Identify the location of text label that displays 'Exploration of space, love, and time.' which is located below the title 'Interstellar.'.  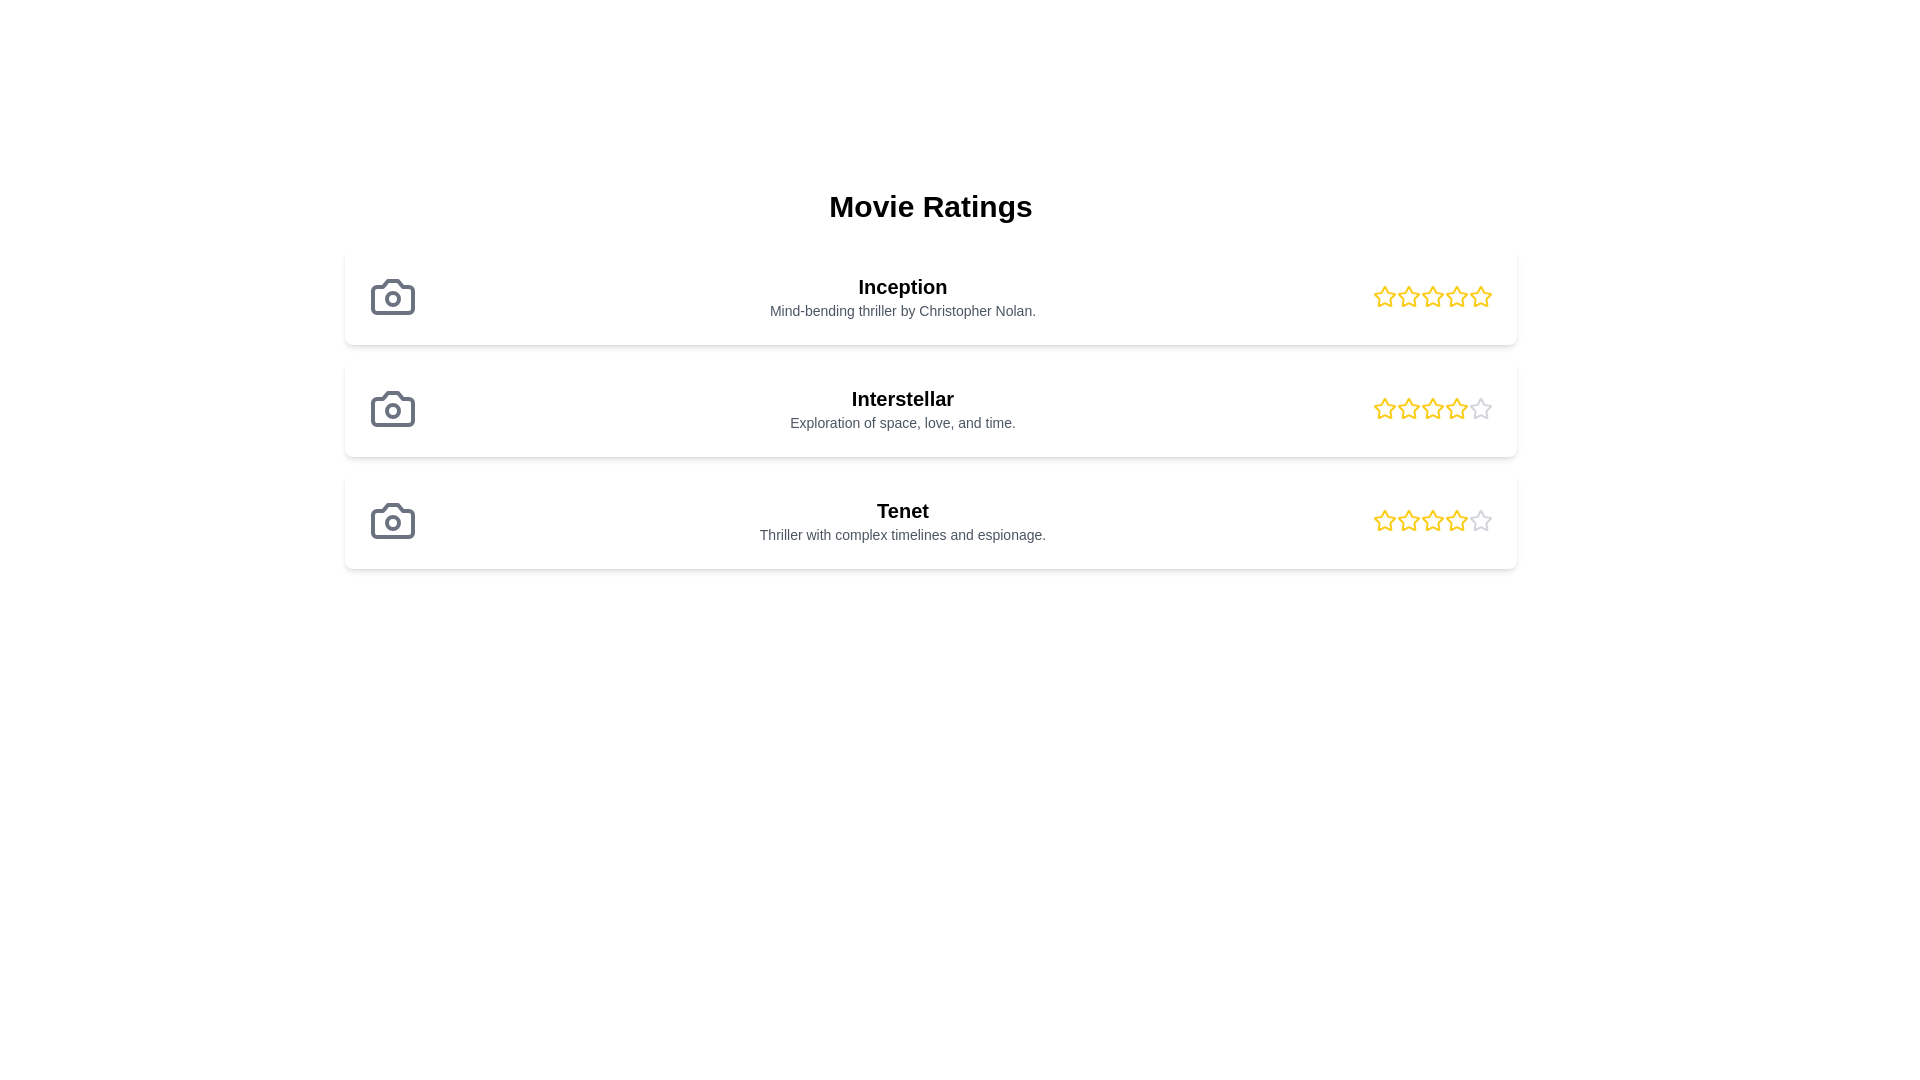
(901, 422).